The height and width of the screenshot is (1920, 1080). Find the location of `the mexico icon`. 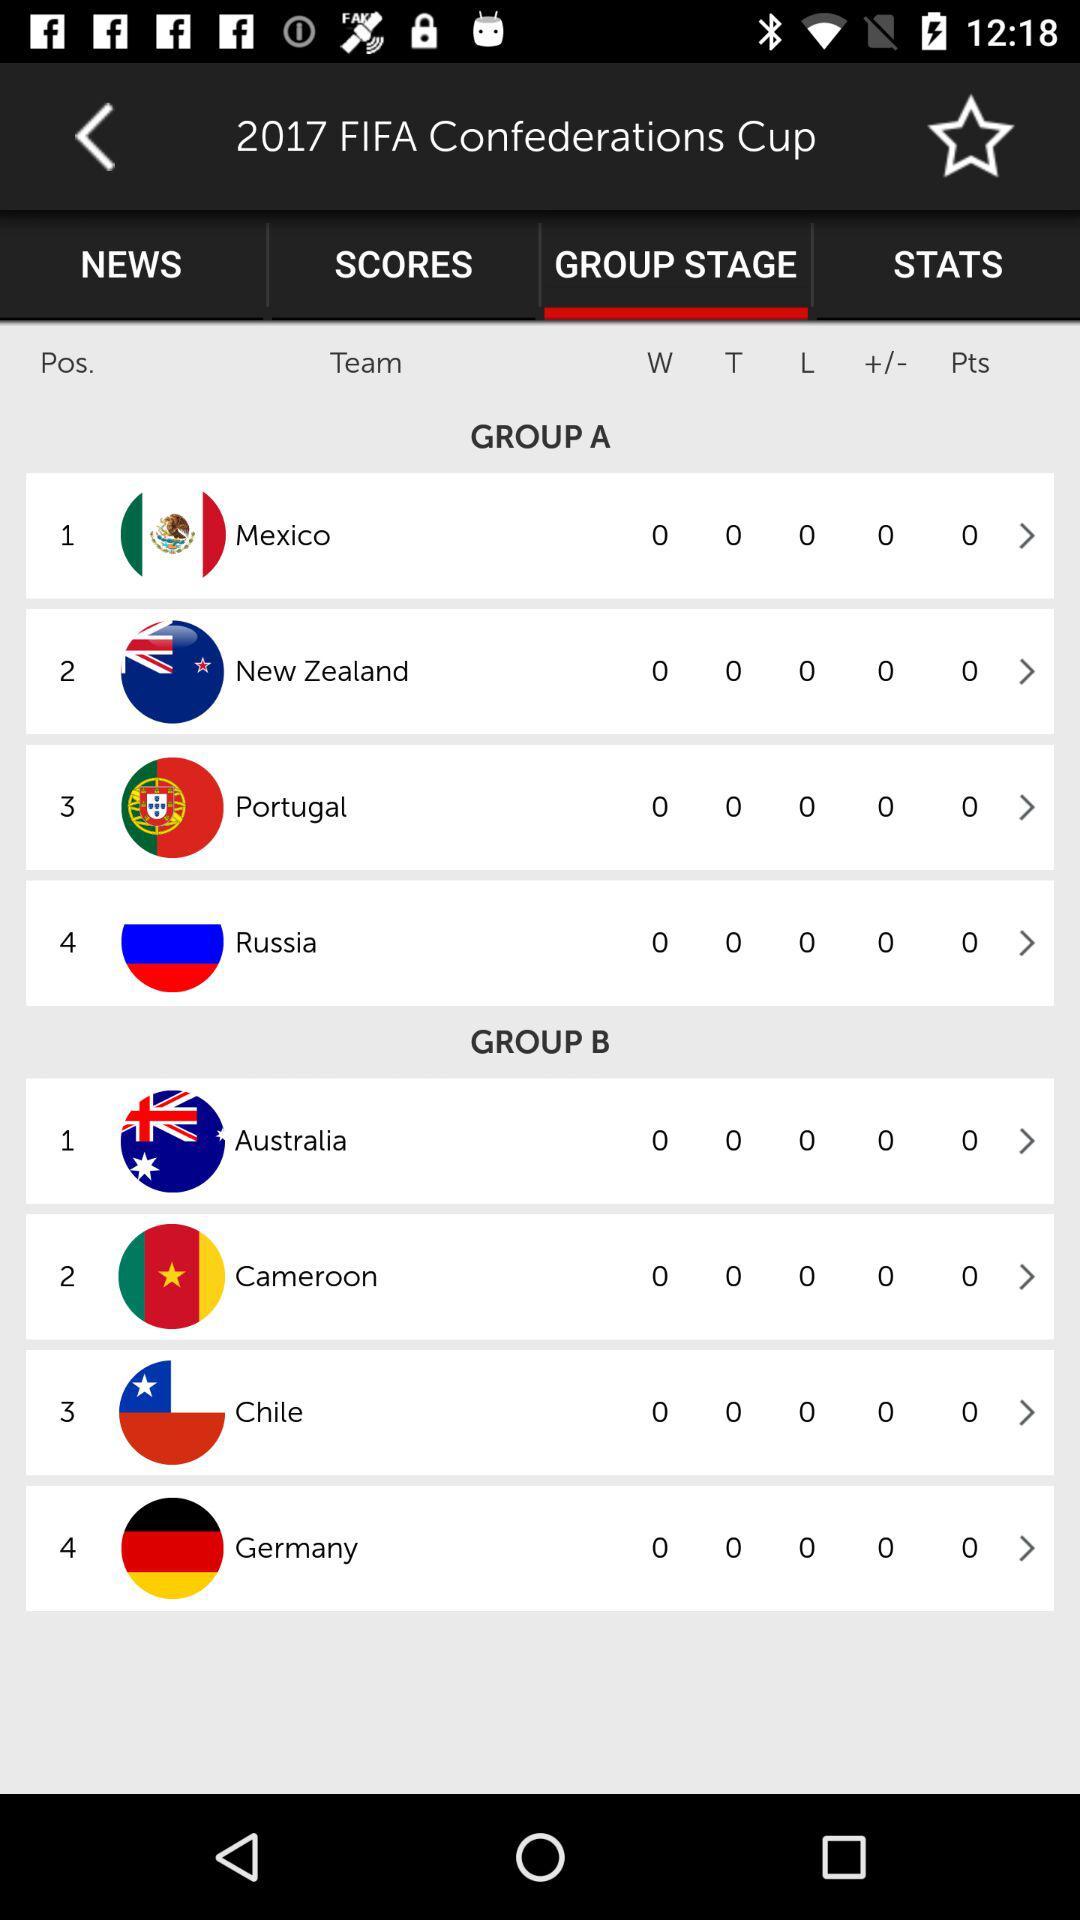

the mexico icon is located at coordinates (427, 535).